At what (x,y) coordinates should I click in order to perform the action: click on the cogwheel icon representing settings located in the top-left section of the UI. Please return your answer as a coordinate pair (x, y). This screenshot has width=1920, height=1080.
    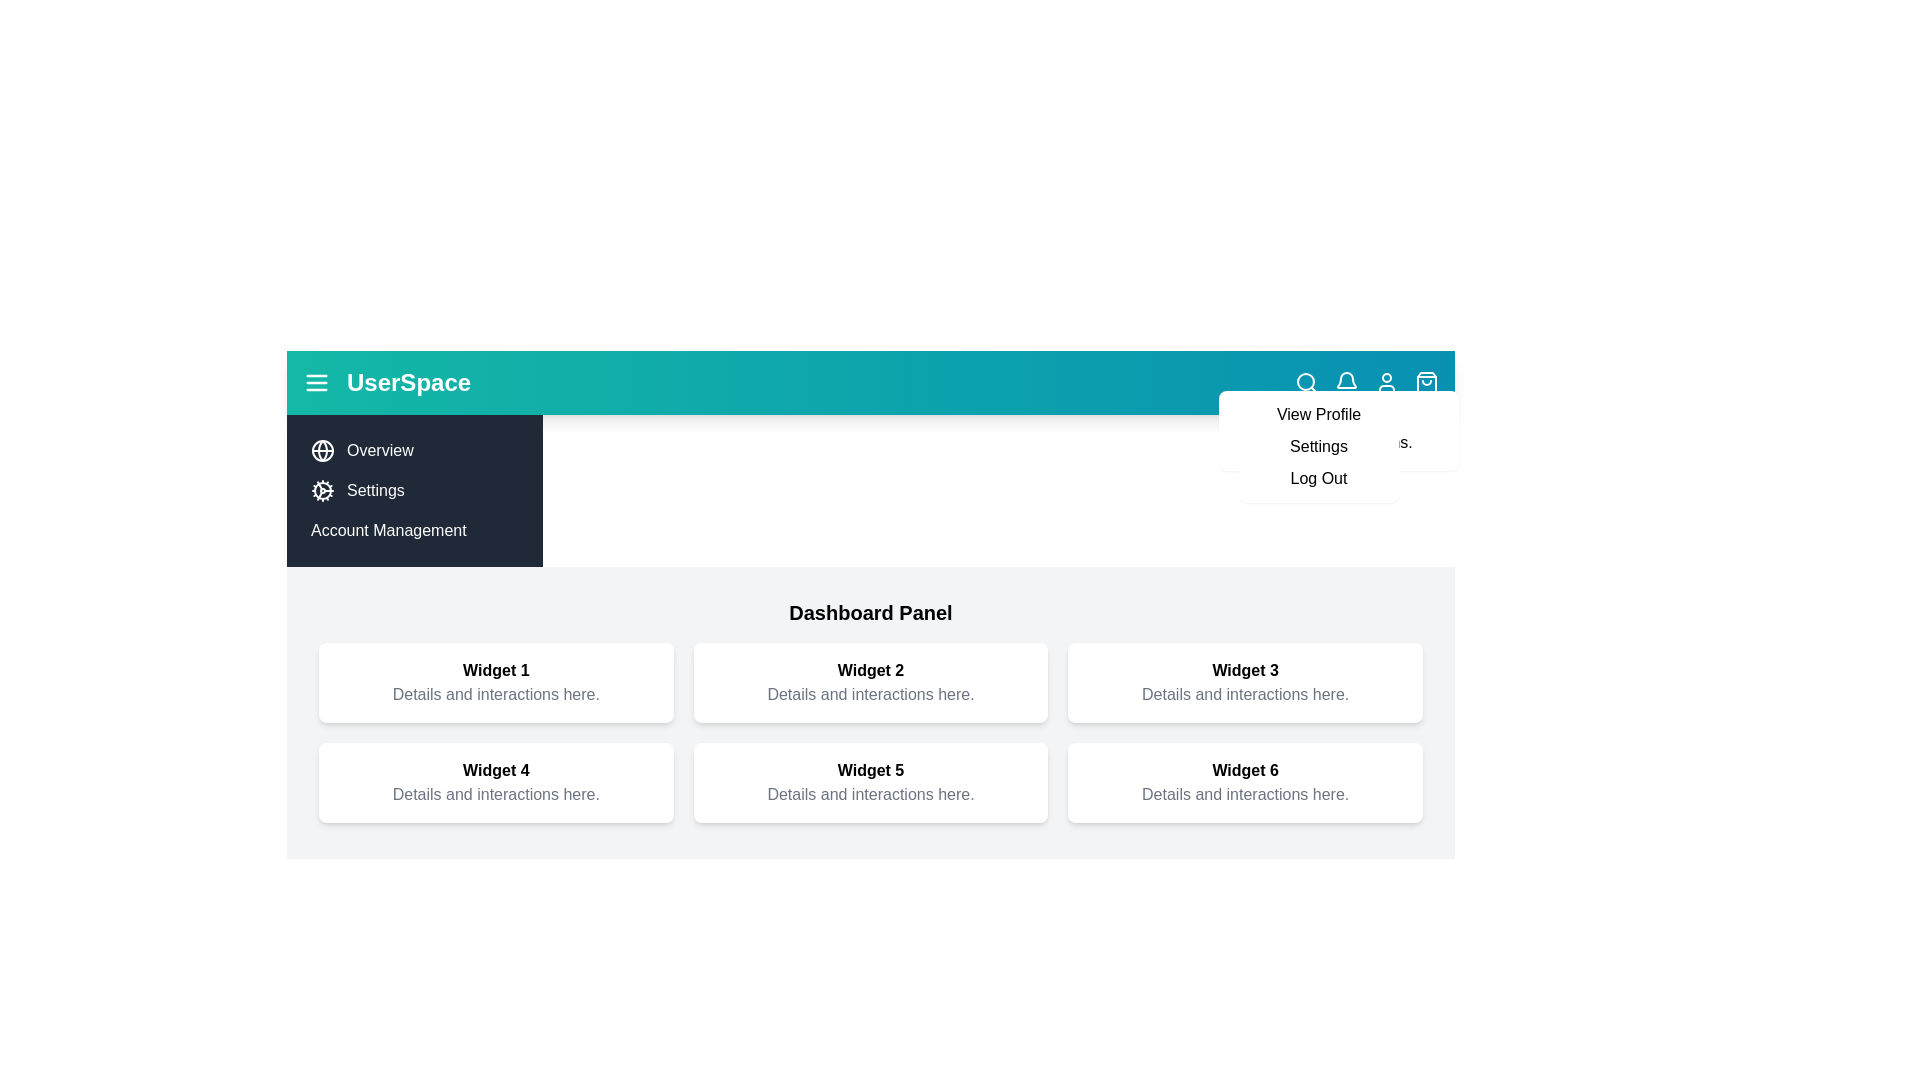
    Looking at the image, I should click on (322, 490).